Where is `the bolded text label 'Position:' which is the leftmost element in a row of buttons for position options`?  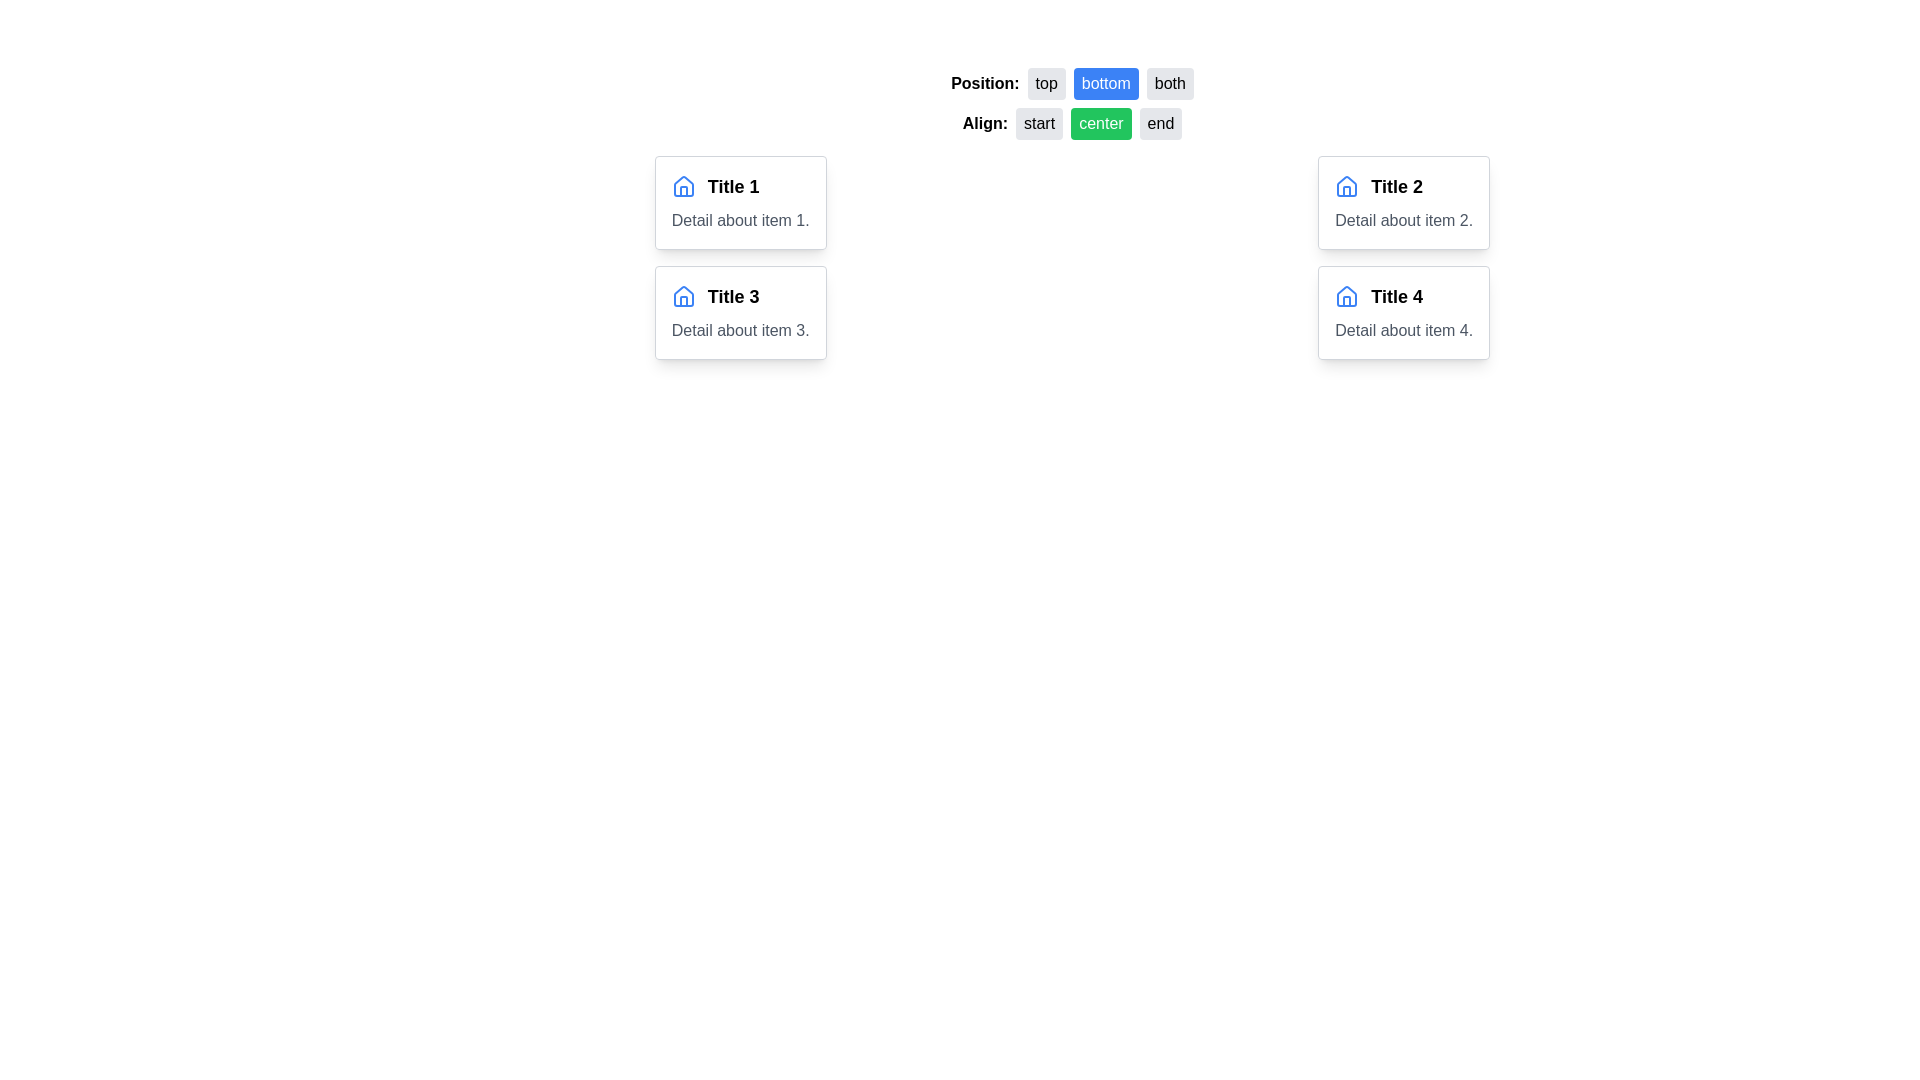 the bolded text label 'Position:' which is the leftmost element in a row of buttons for position options is located at coordinates (985, 82).